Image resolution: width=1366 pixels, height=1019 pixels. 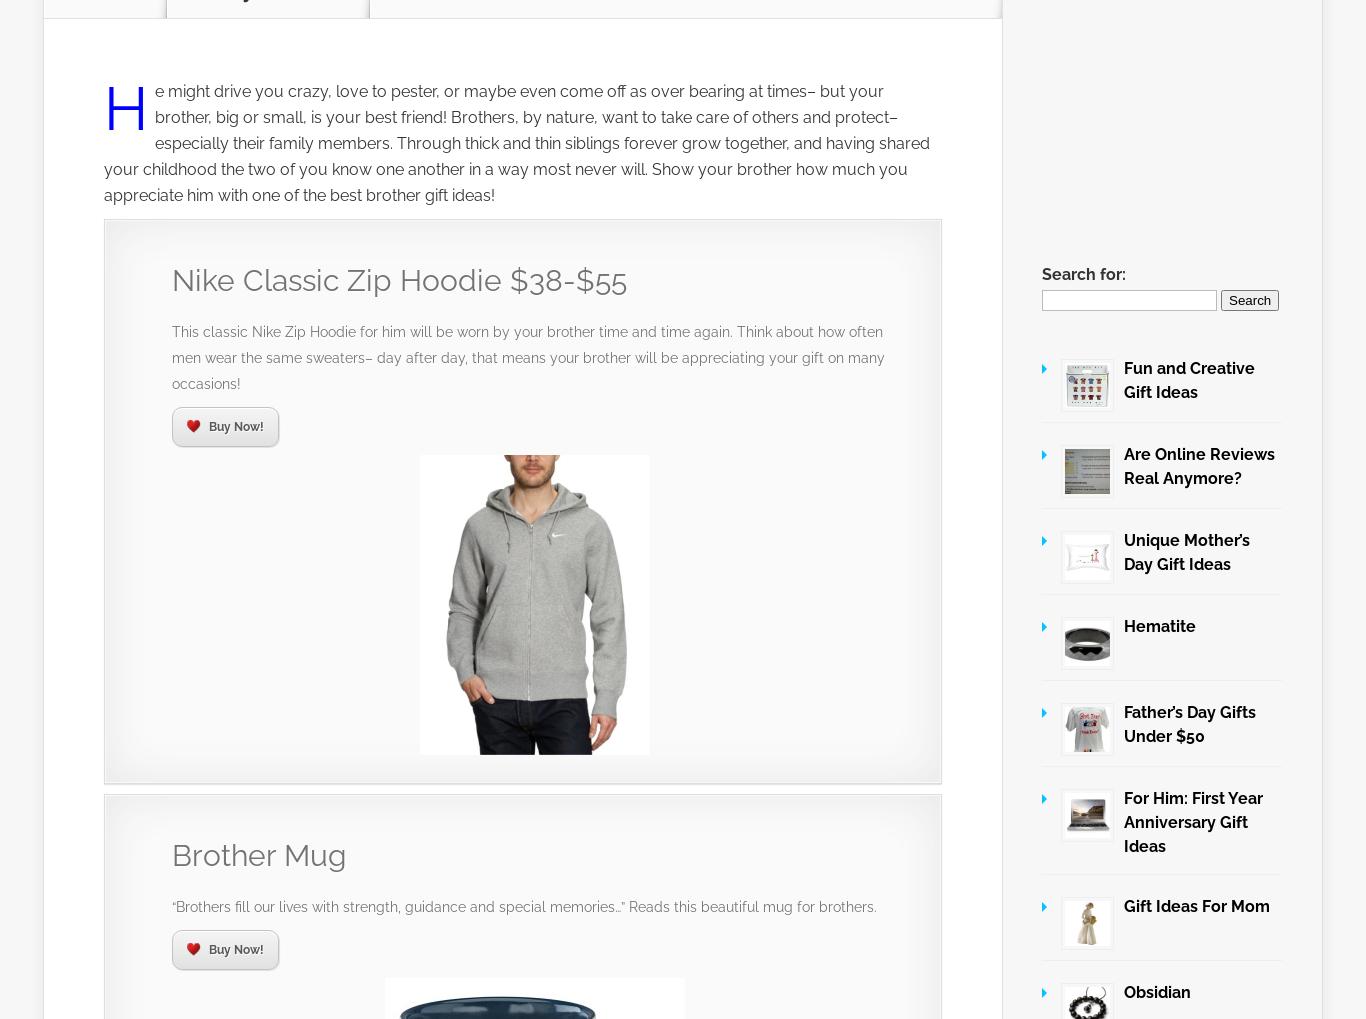 I want to click on 'Gift Ideas For Mom', so click(x=1197, y=906).